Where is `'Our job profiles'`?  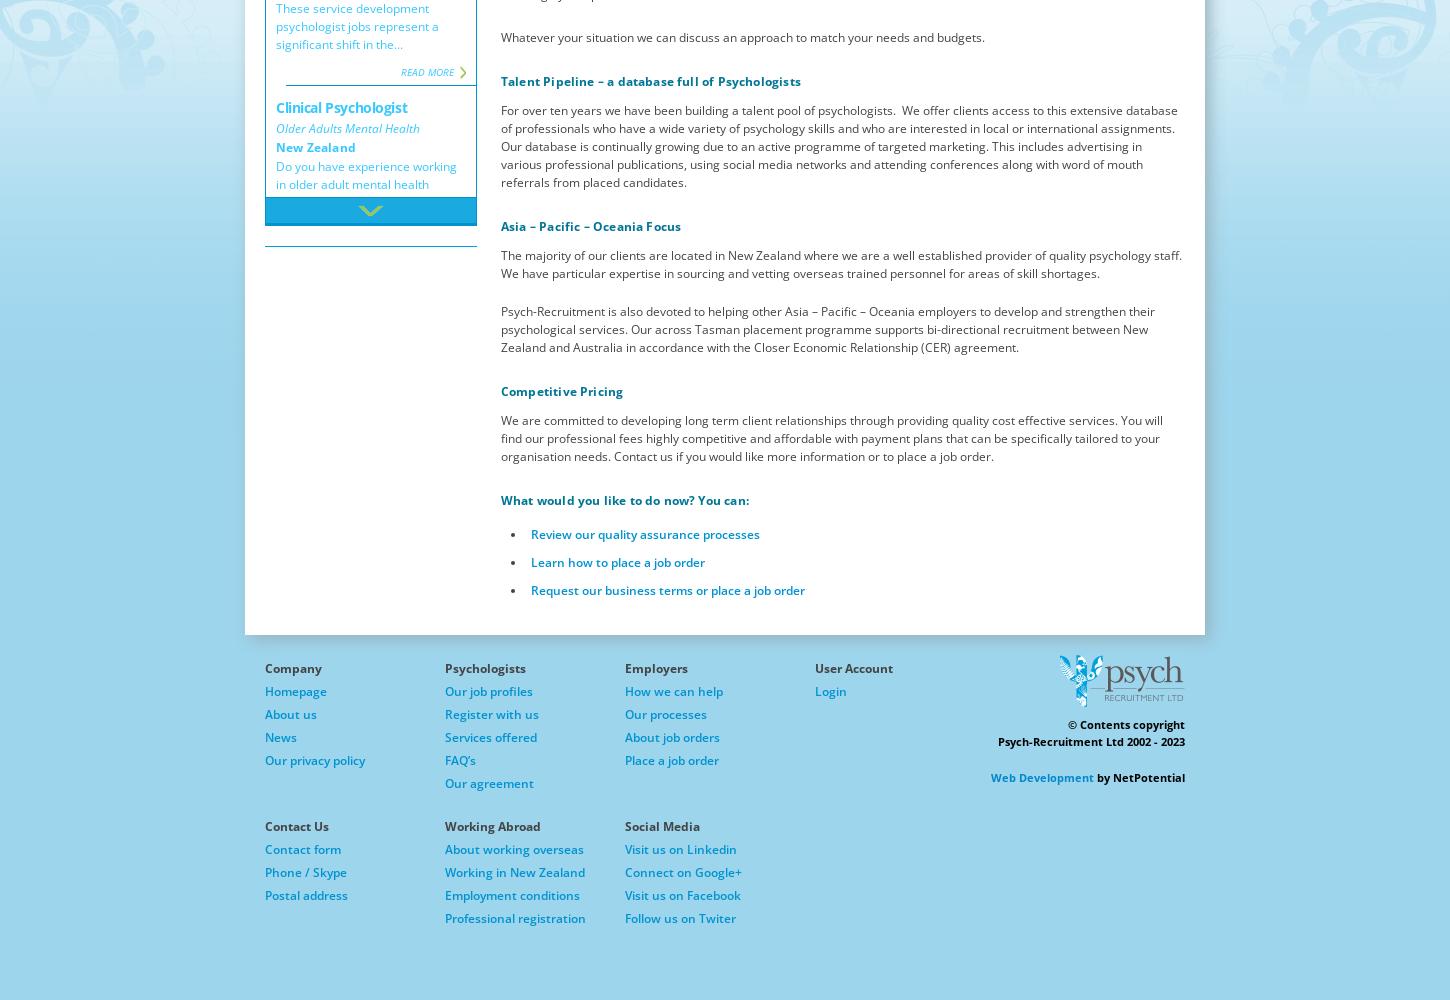
'Our job profiles' is located at coordinates (488, 690).